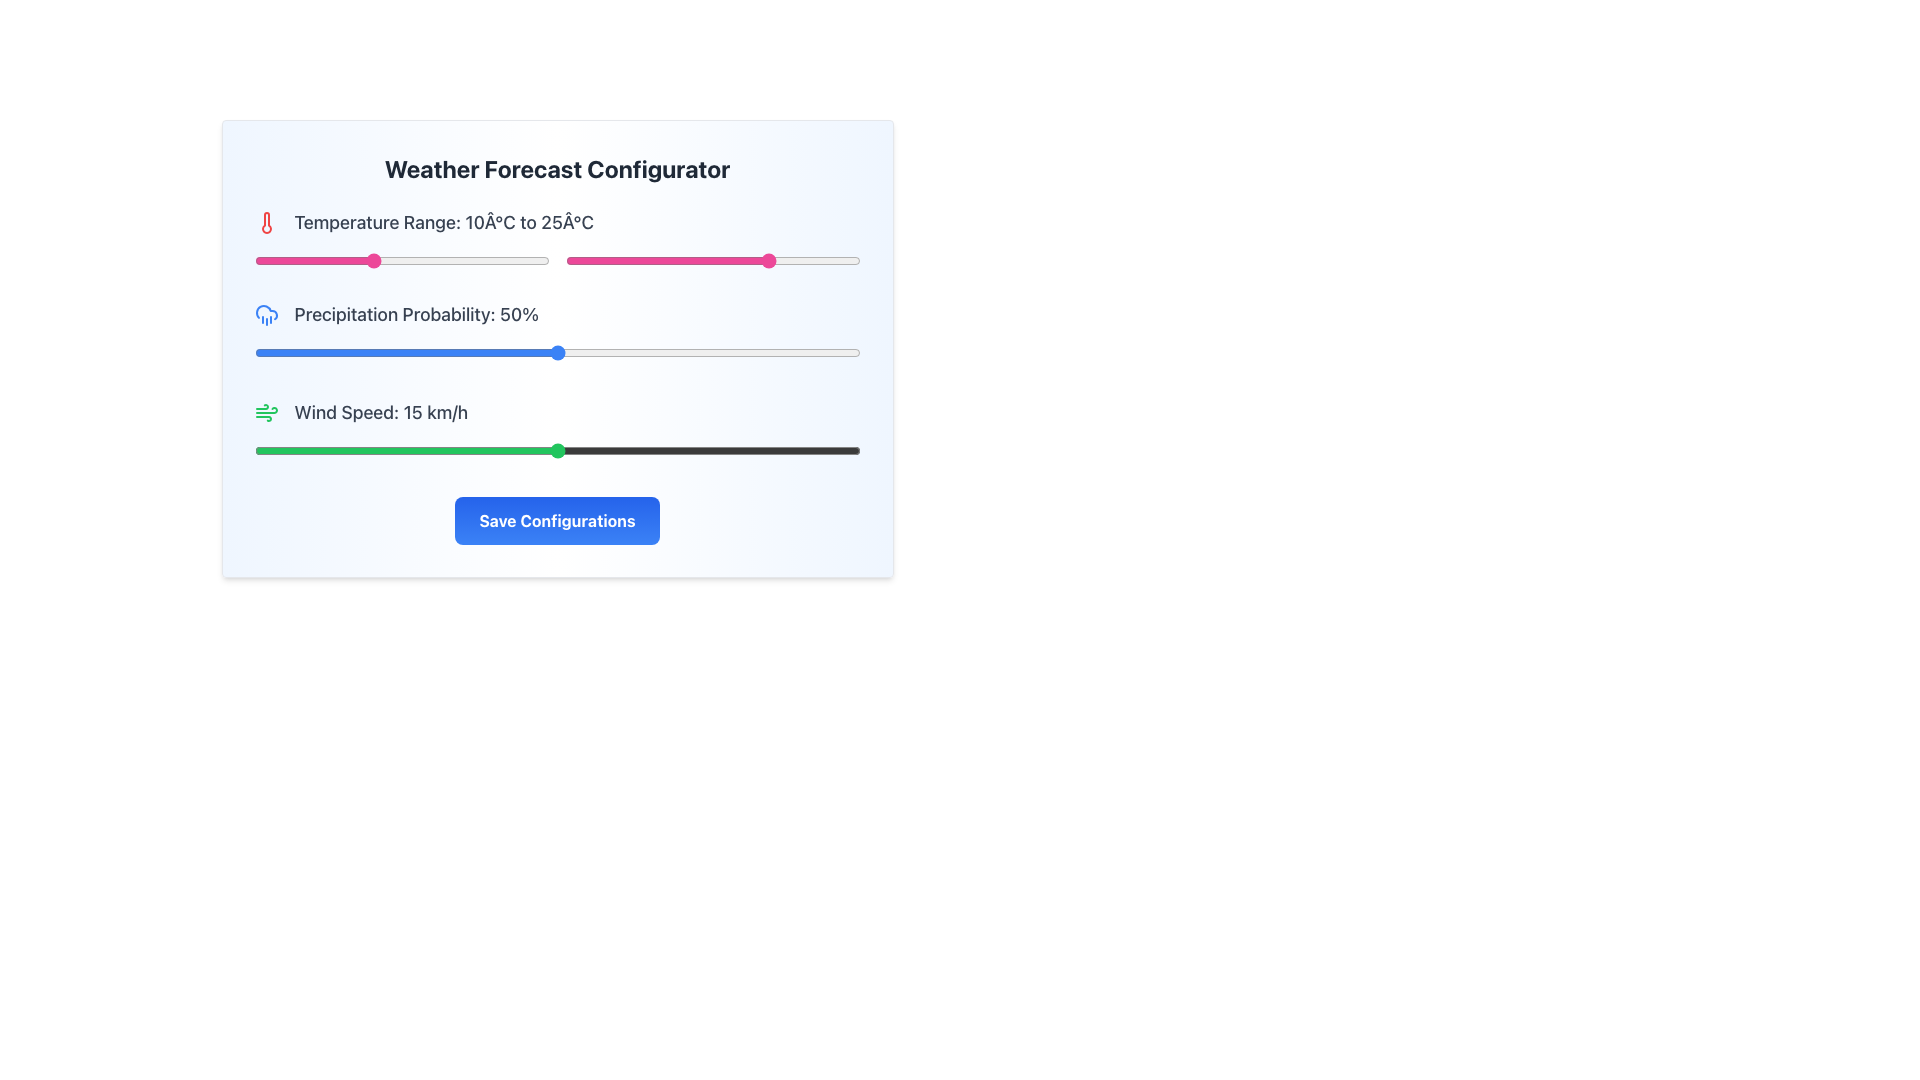 This screenshot has height=1080, width=1920. What do you see at coordinates (265, 223) in the screenshot?
I see `the red vertical thermometer icon located to the left of the 'Temperature Range: 10°C to 25°C' text` at bounding box center [265, 223].